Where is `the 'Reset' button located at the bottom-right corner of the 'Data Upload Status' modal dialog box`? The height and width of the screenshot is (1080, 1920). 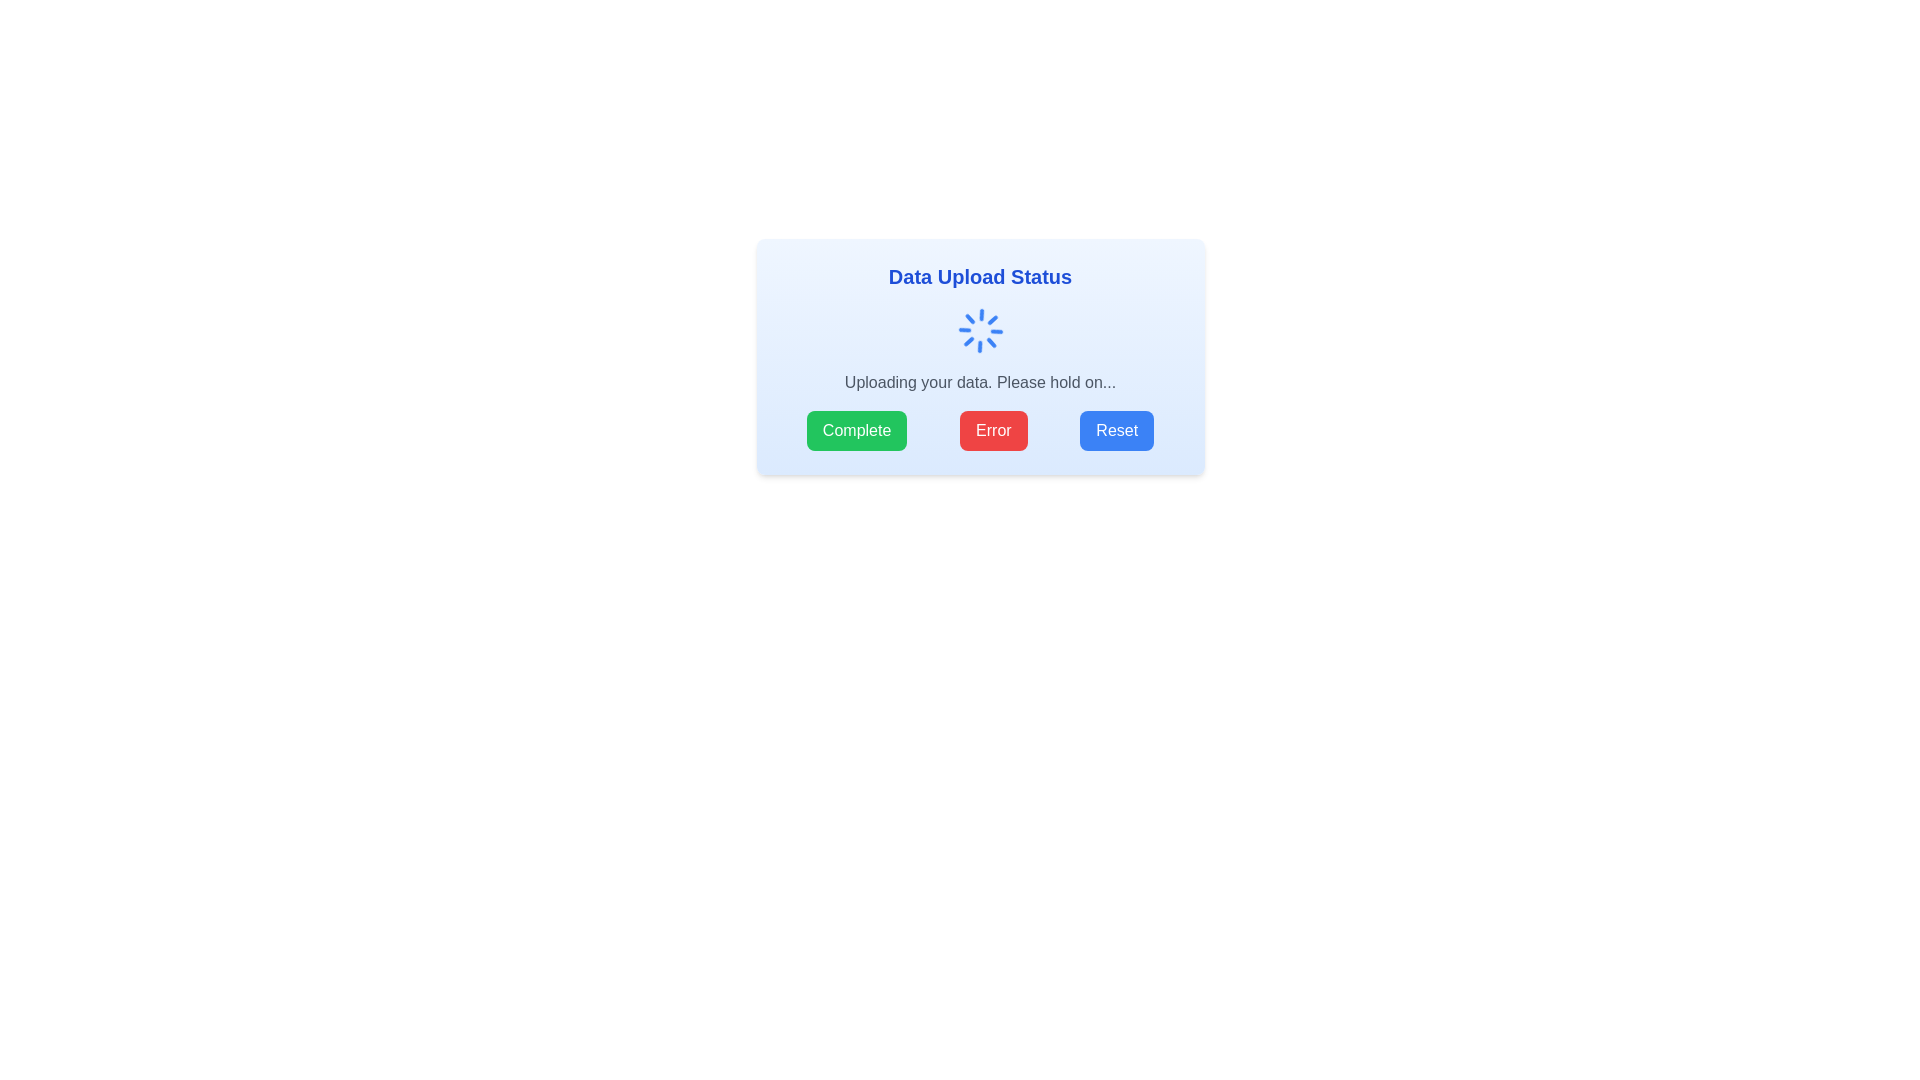 the 'Reset' button located at the bottom-right corner of the 'Data Upload Status' modal dialog box is located at coordinates (1116, 430).